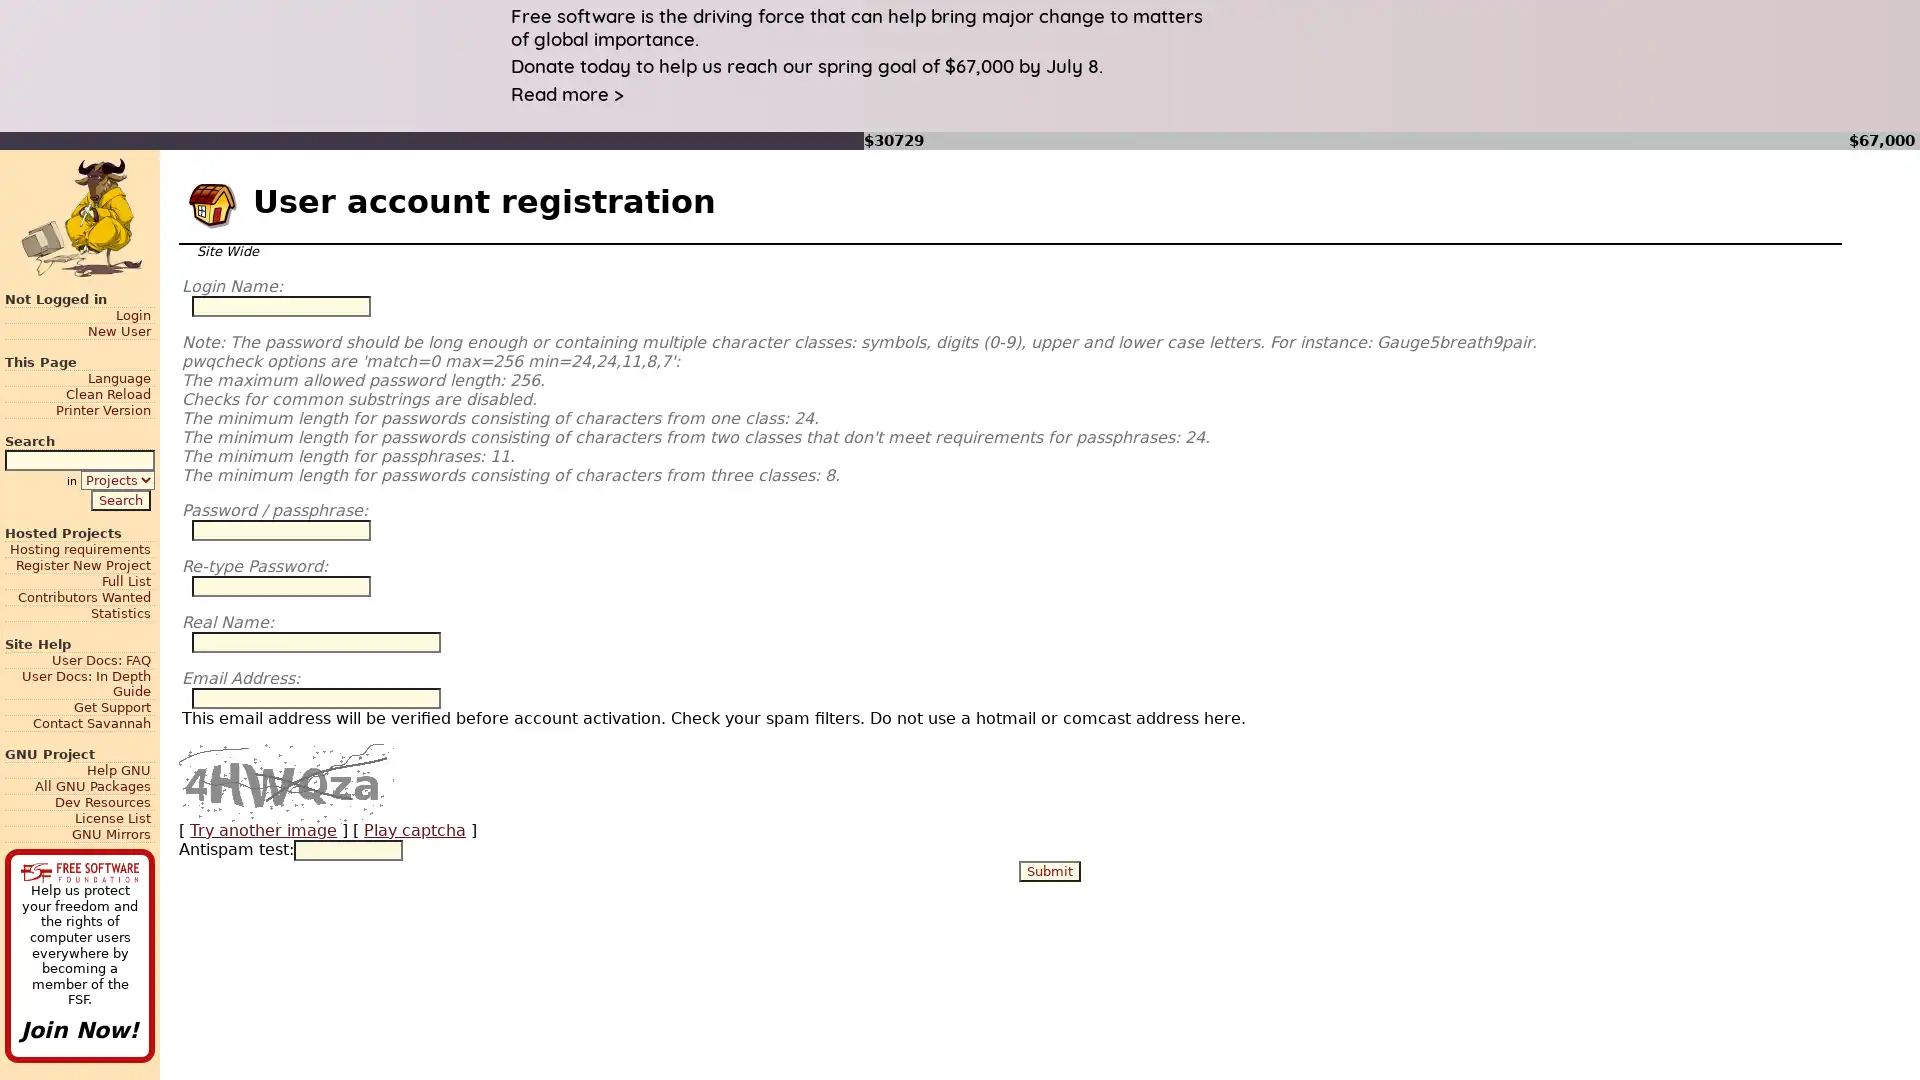  Describe the element at coordinates (1048, 869) in the screenshot. I see `Submit` at that location.